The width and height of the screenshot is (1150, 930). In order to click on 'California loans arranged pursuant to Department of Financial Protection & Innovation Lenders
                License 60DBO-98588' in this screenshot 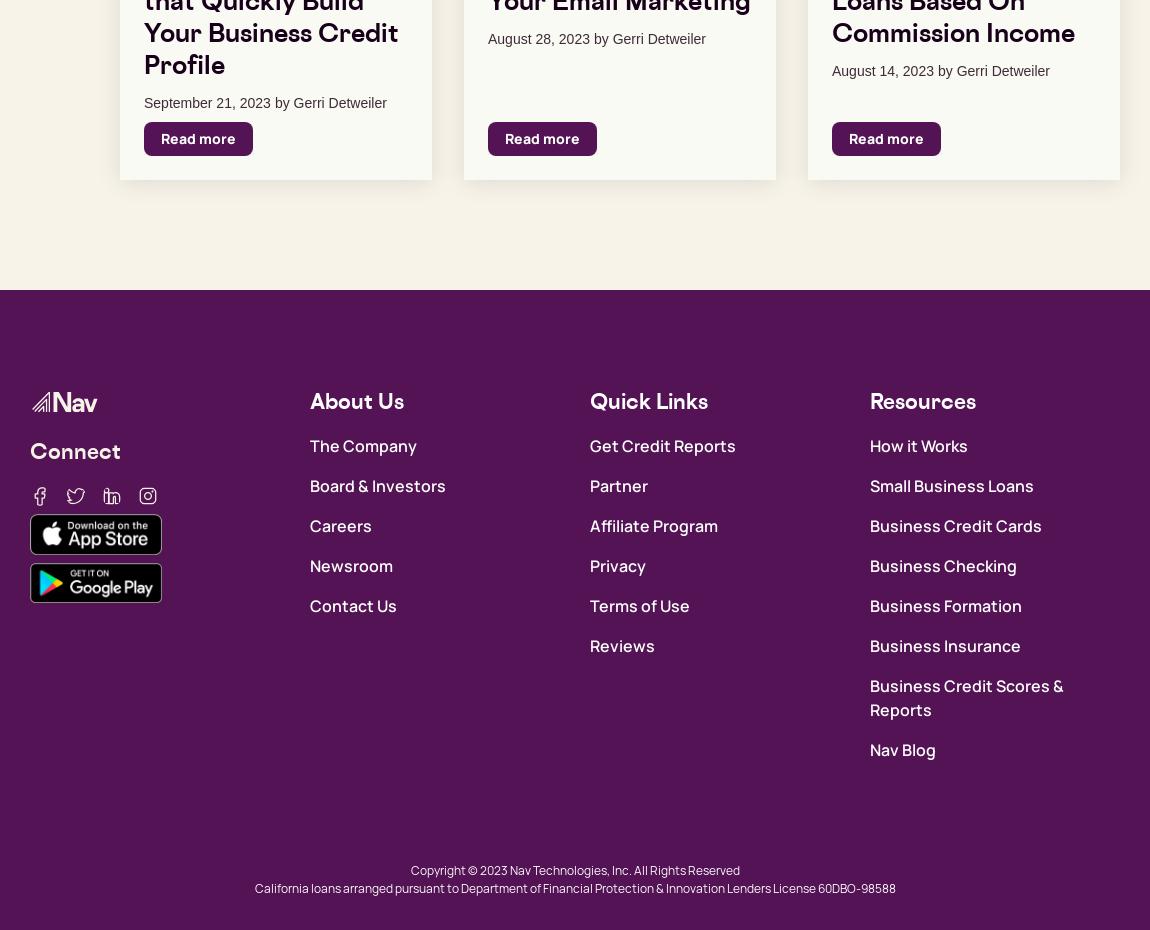, I will do `click(574, 888)`.